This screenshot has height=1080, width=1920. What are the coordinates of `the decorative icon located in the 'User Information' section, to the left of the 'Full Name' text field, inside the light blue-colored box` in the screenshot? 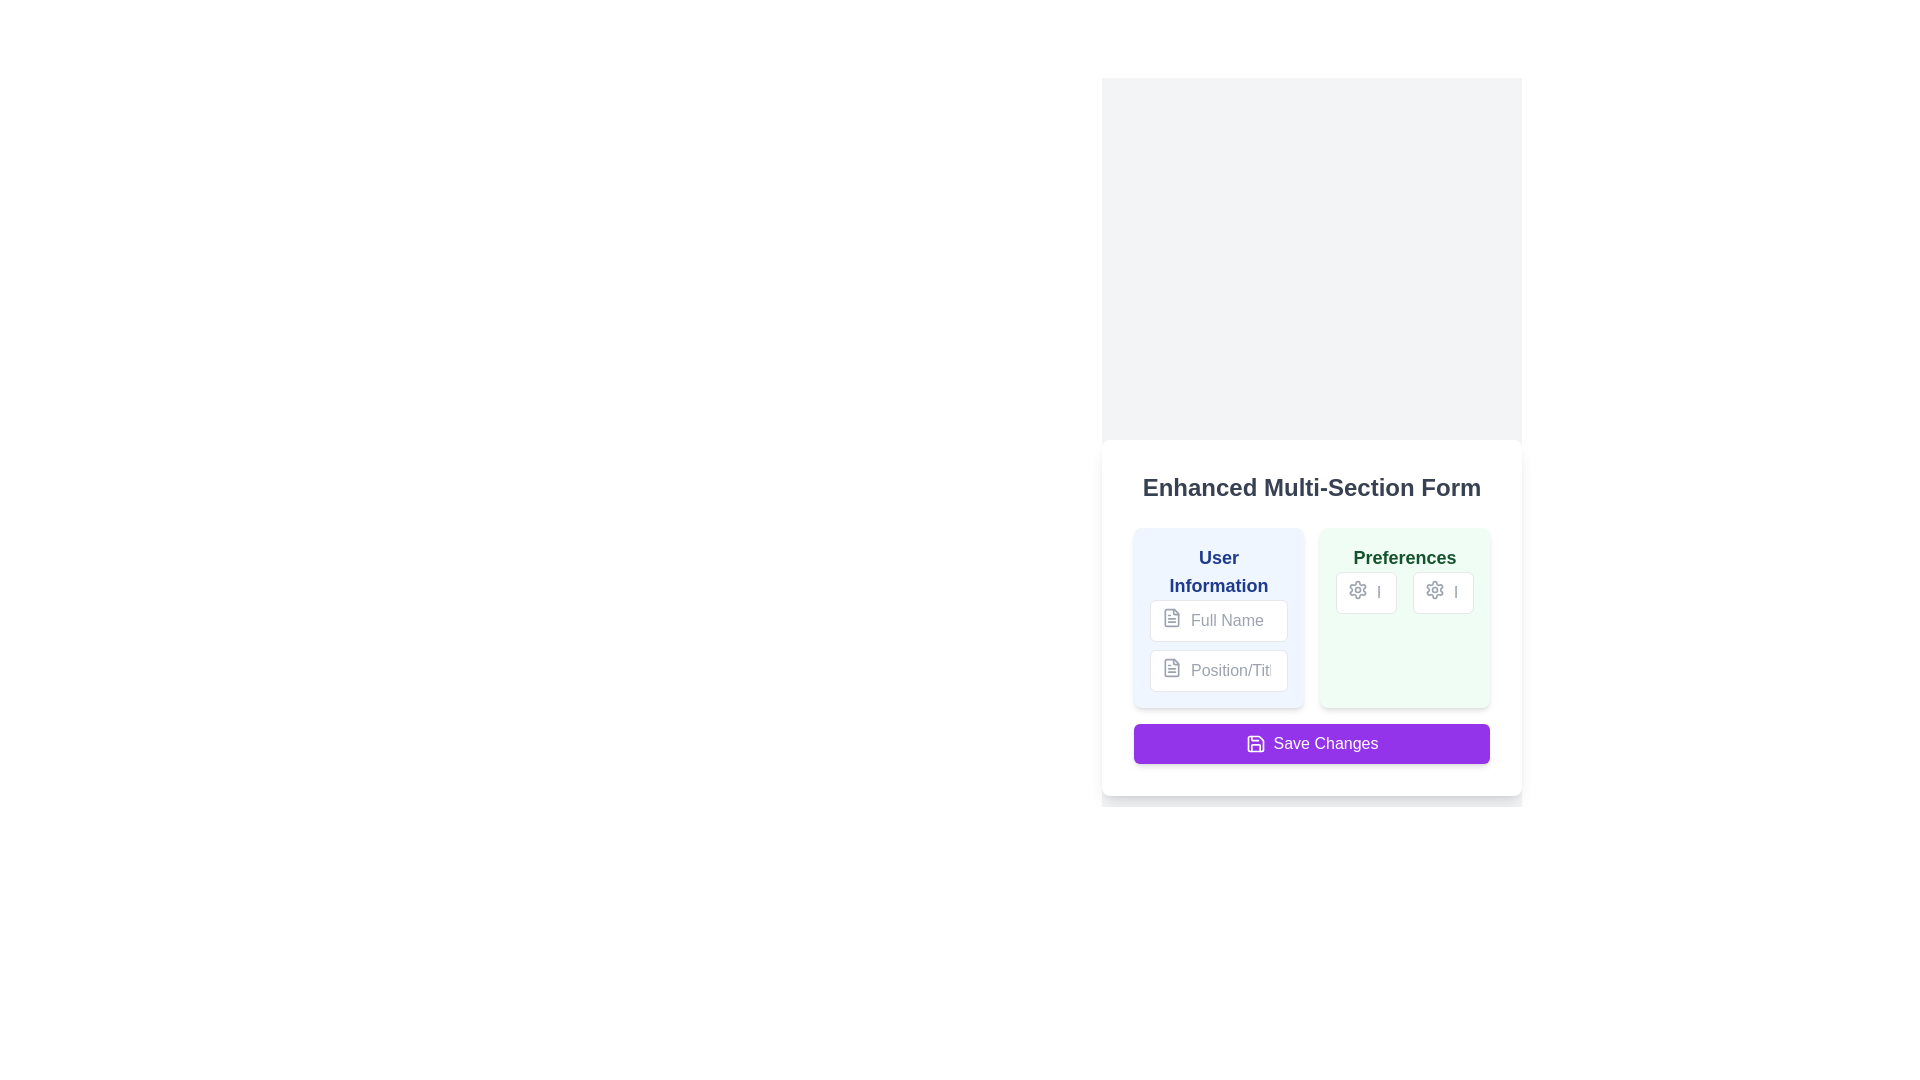 It's located at (1171, 616).